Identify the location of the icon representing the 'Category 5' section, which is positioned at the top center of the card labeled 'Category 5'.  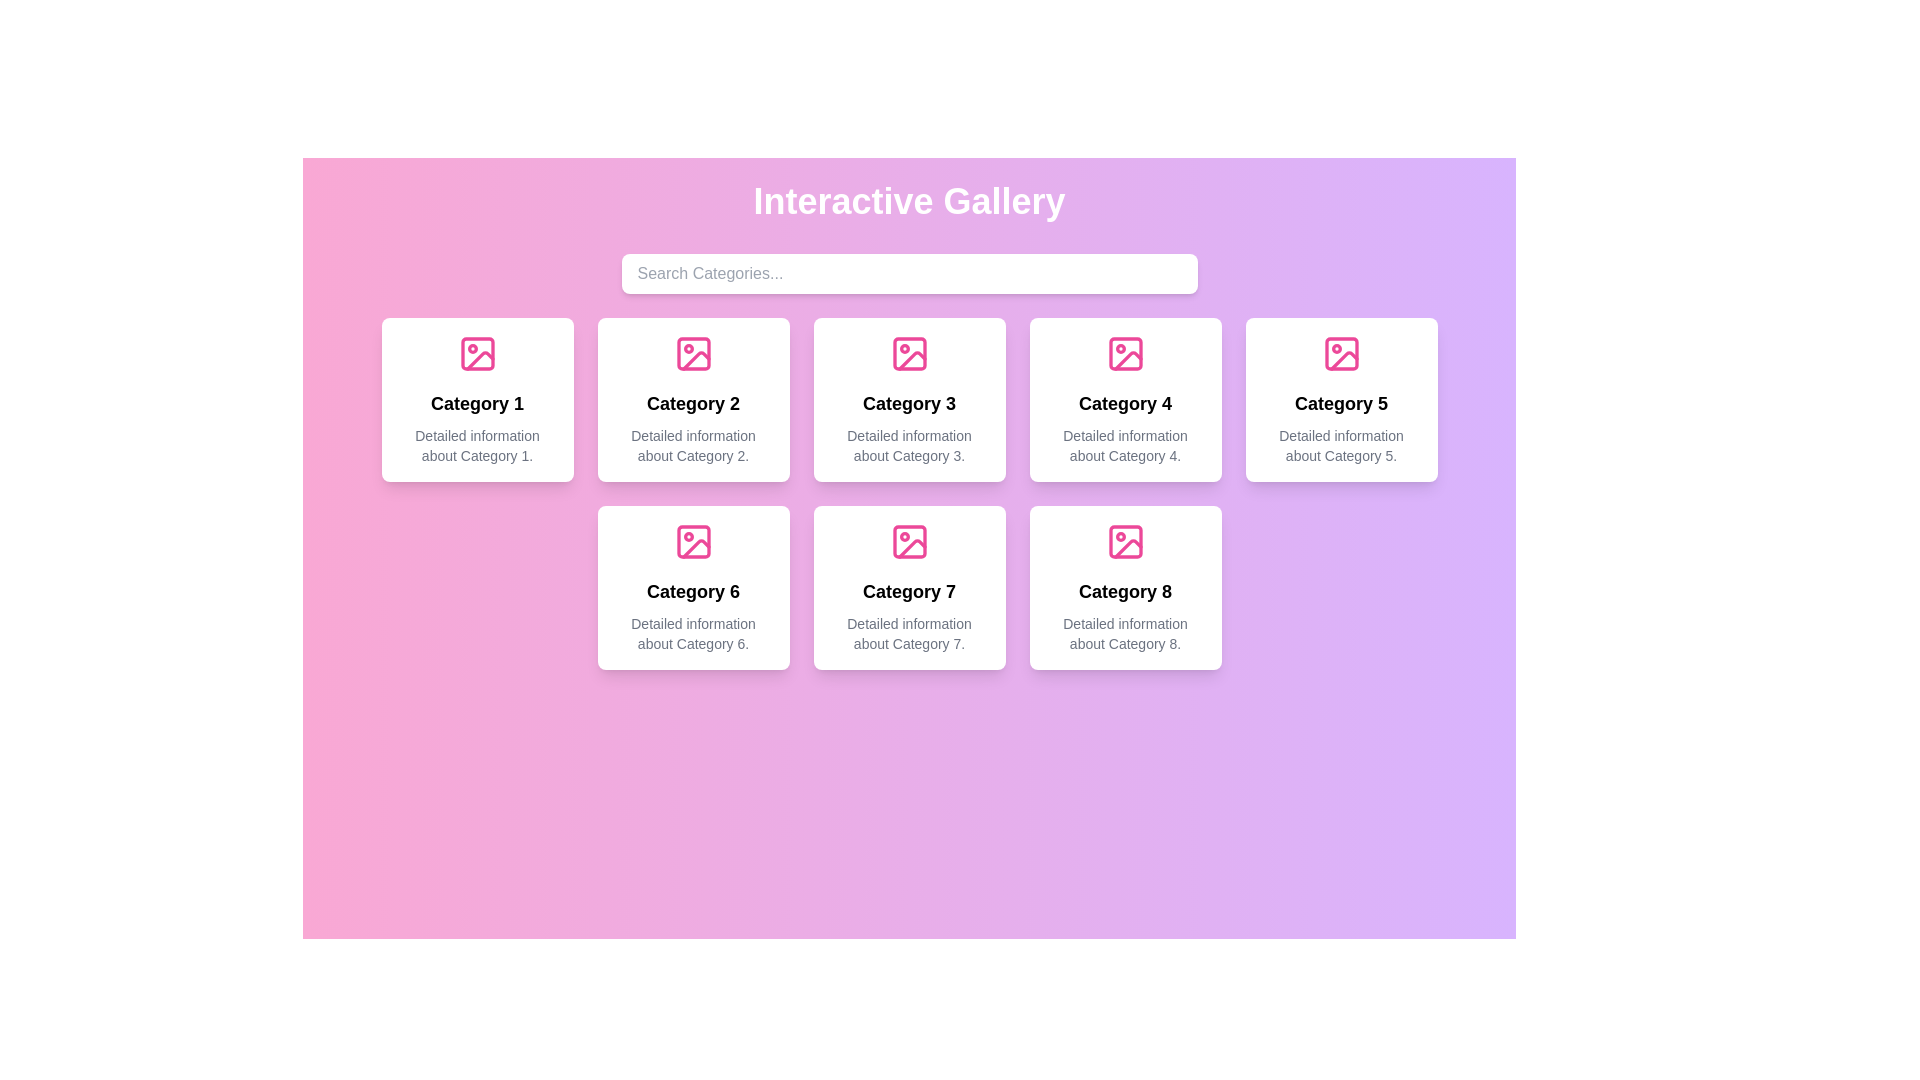
(1341, 353).